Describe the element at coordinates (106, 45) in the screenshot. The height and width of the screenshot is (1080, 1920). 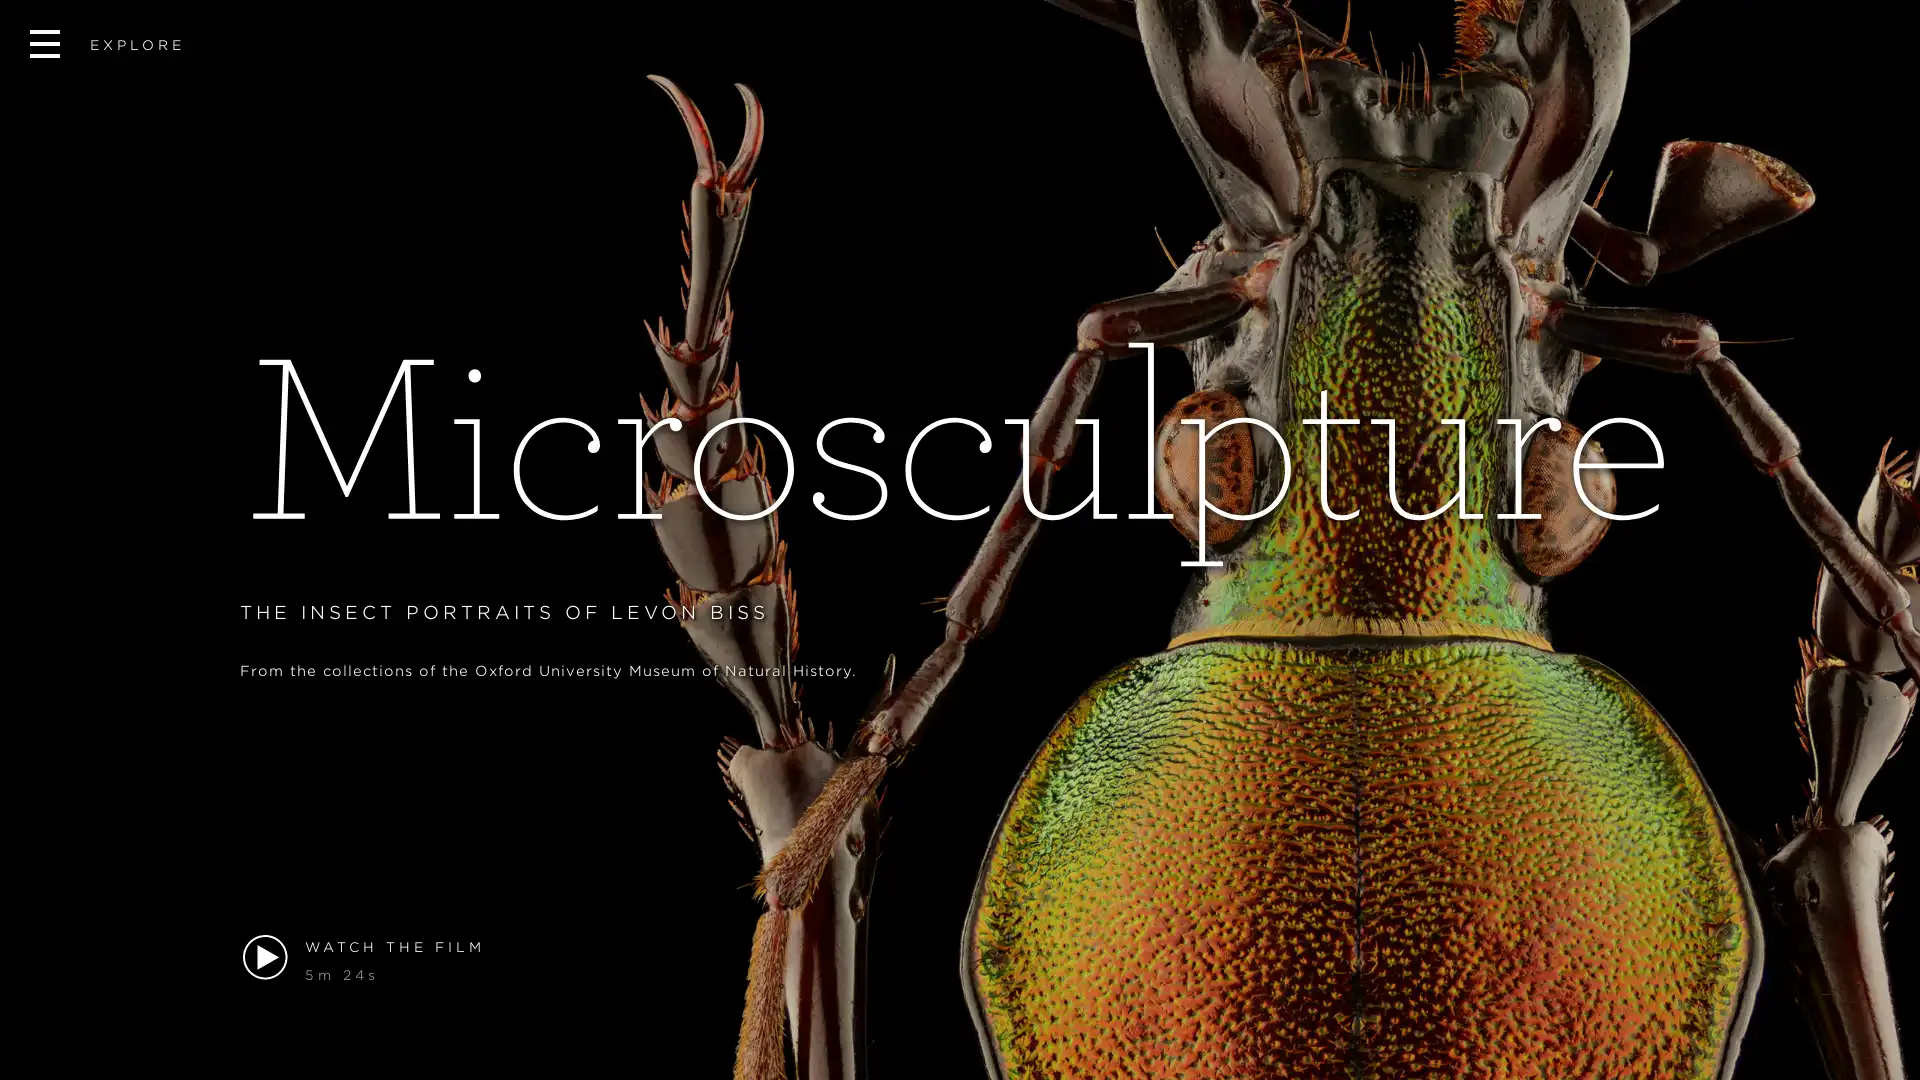
I see `EXPLORE` at that location.